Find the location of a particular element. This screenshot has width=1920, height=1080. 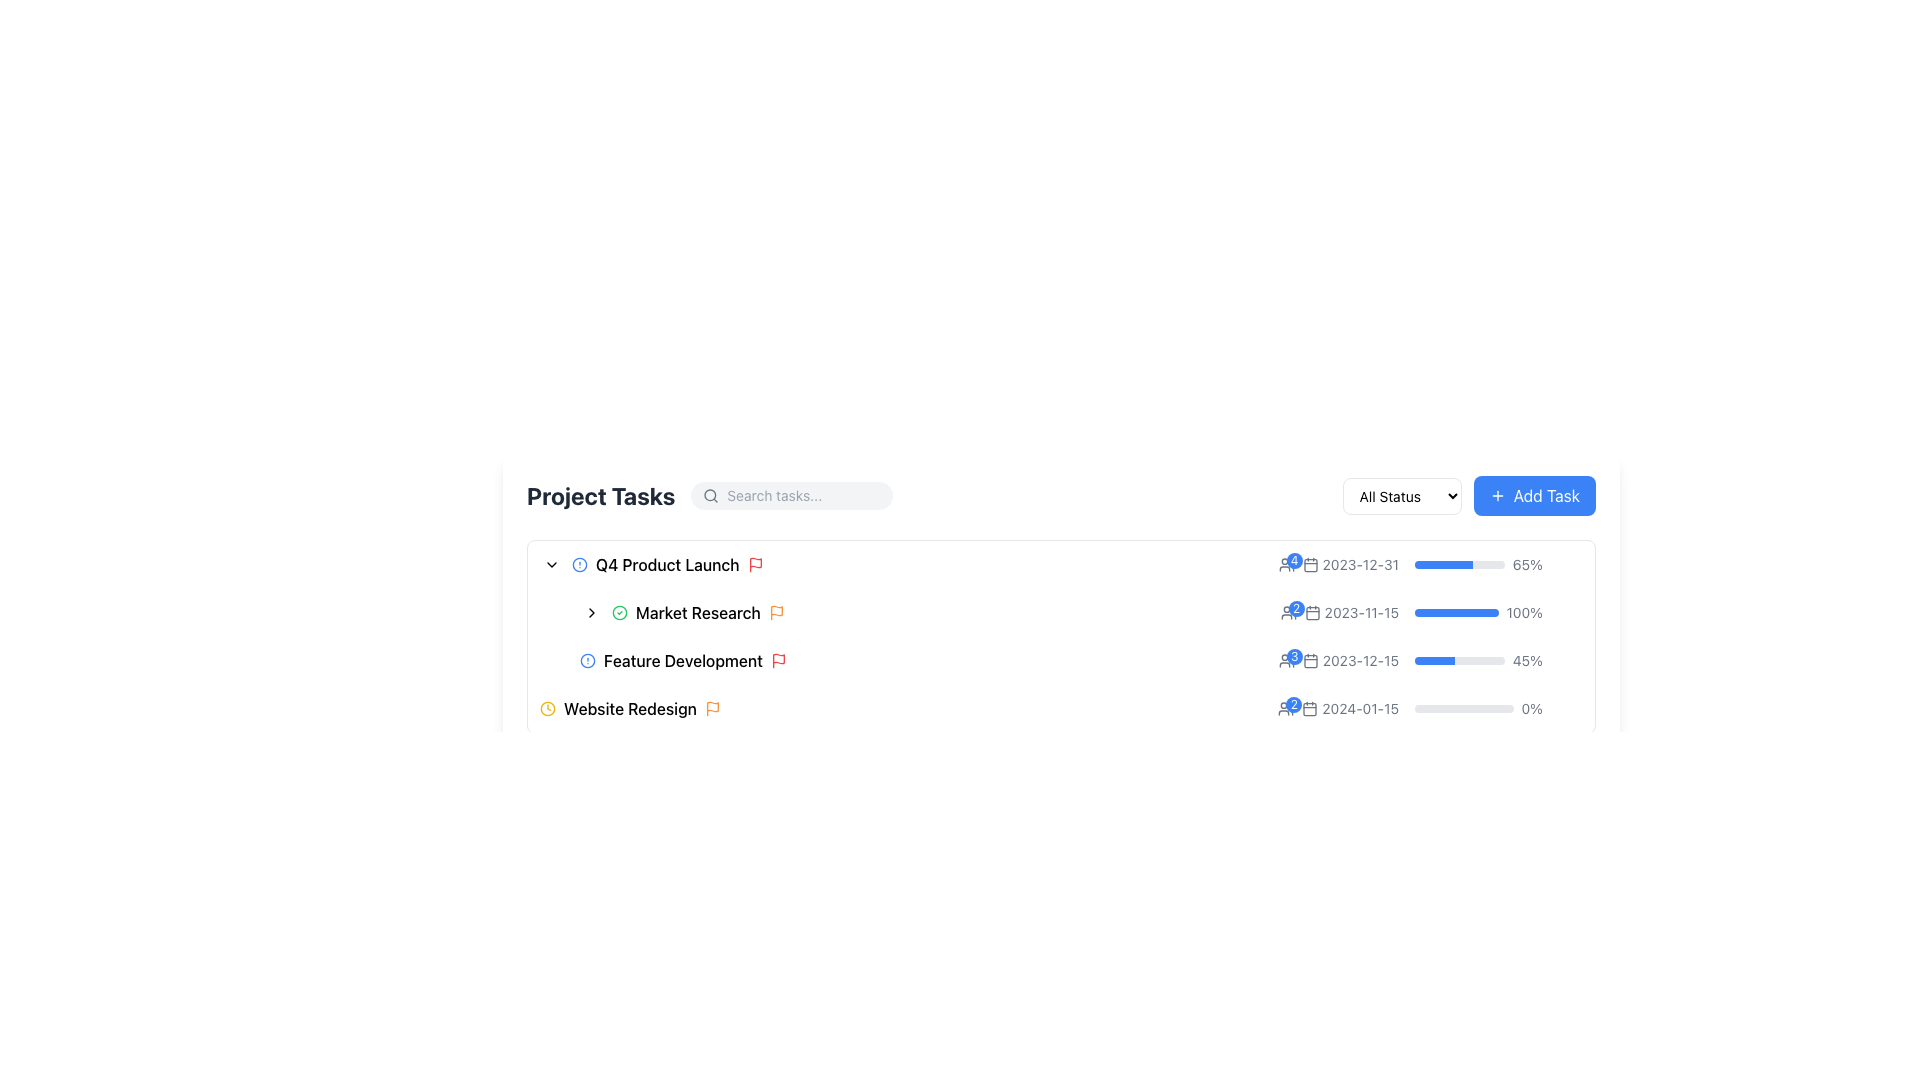

the task row surrounding the date display element '2024-01-15', which is located in the bottom-most row of the task list is located at coordinates (1338, 708).